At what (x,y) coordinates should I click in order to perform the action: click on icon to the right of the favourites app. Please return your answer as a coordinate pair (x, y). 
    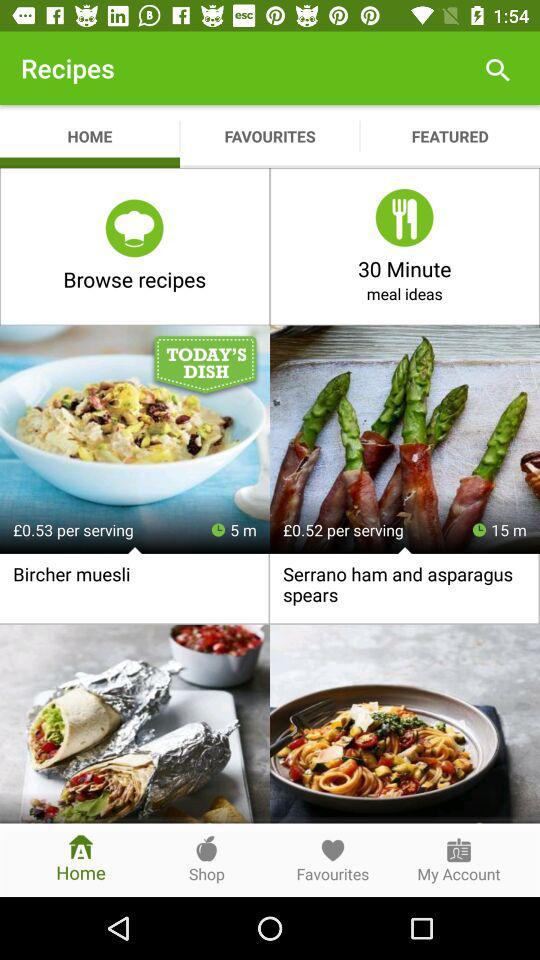
    Looking at the image, I should click on (496, 68).